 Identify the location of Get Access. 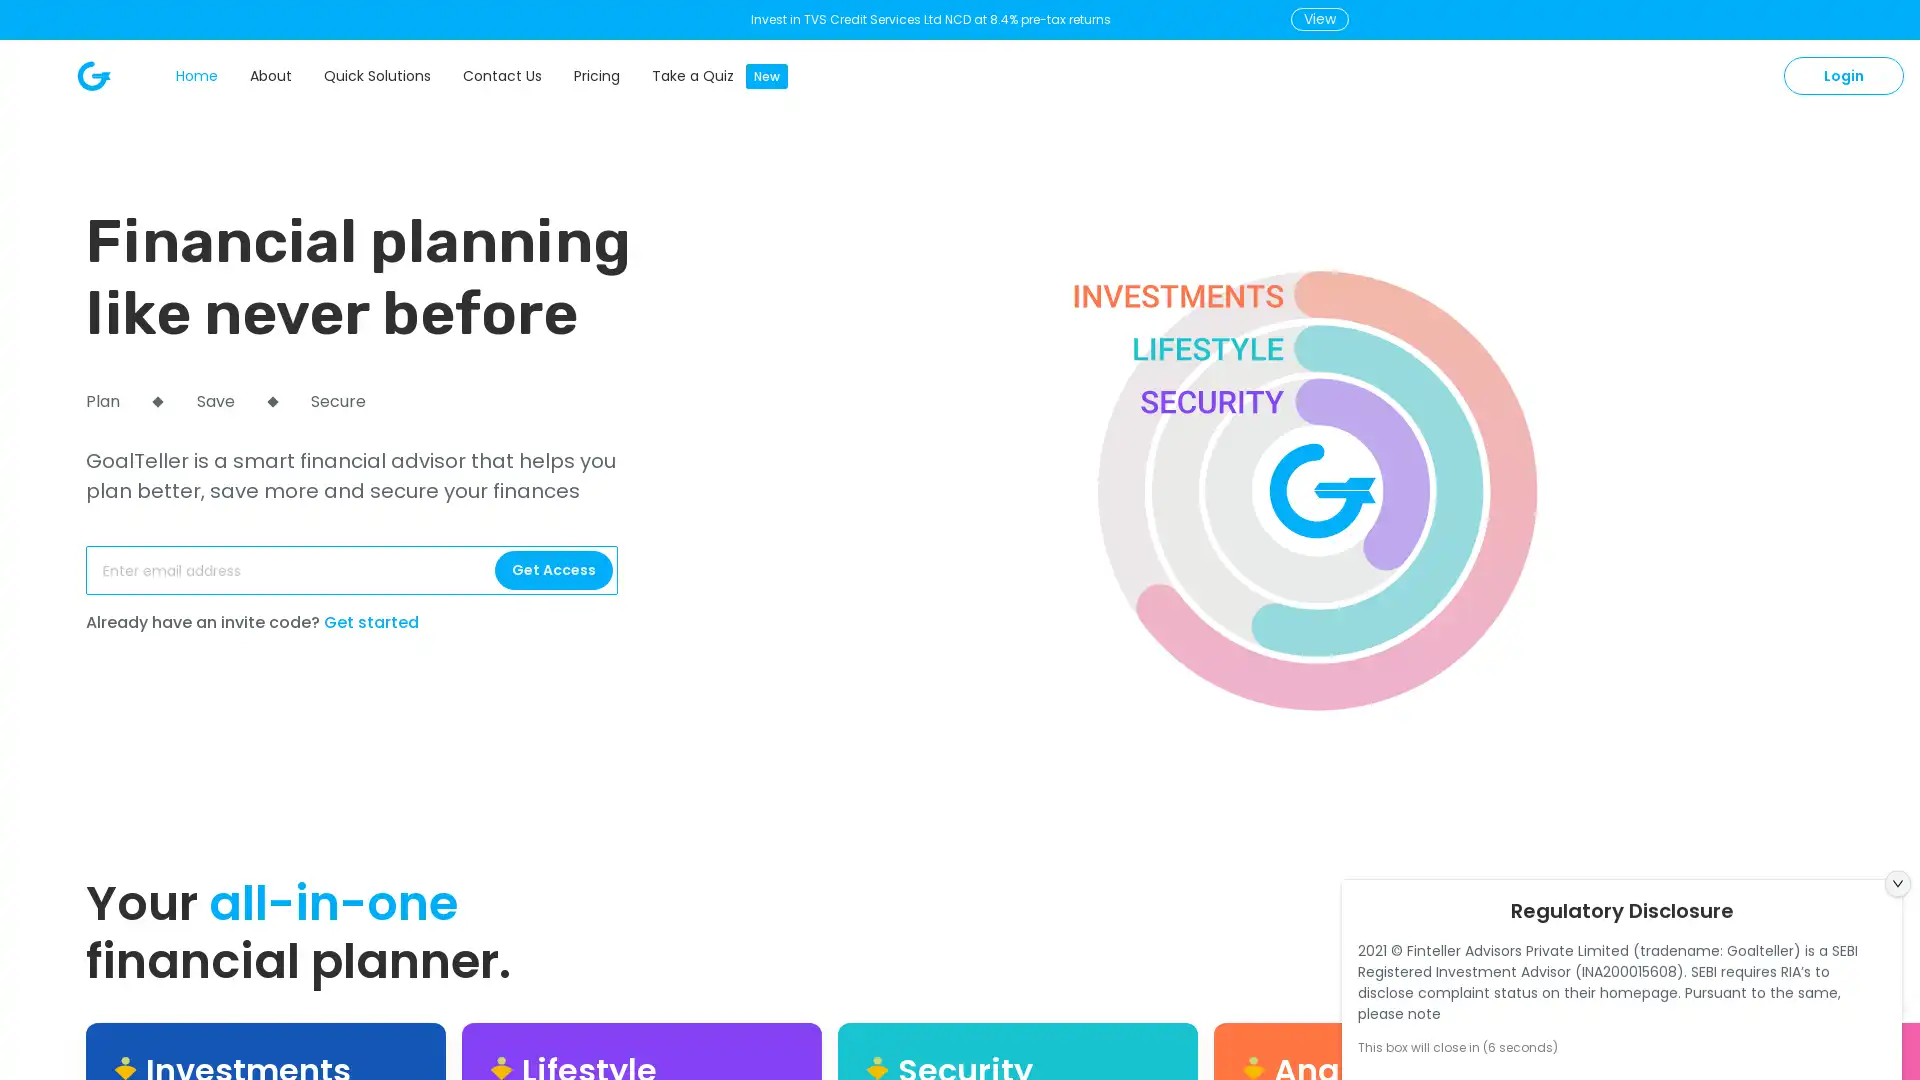
(553, 570).